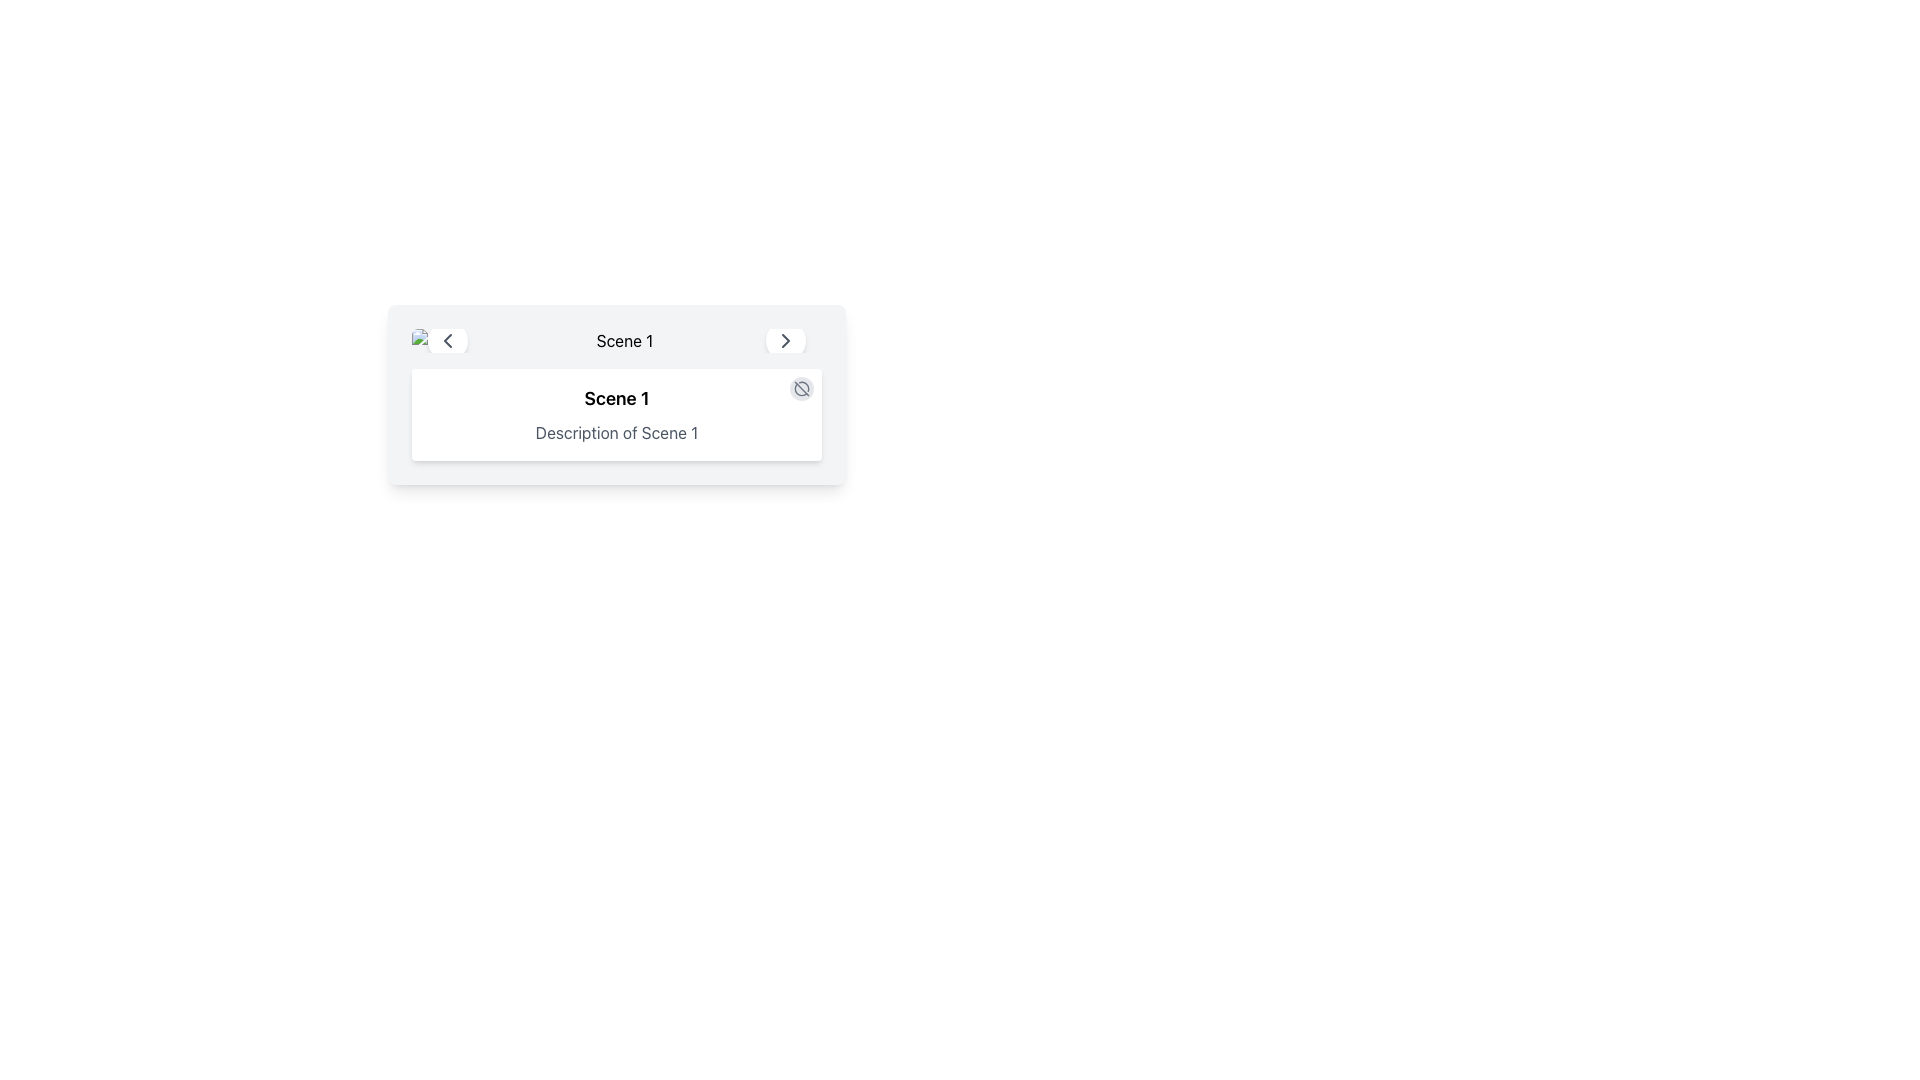 The width and height of the screenshot is (1920, 1080). I want to click on the left navigational button located to the left of the panel displaying 'Scene 1', so click(446, 339).